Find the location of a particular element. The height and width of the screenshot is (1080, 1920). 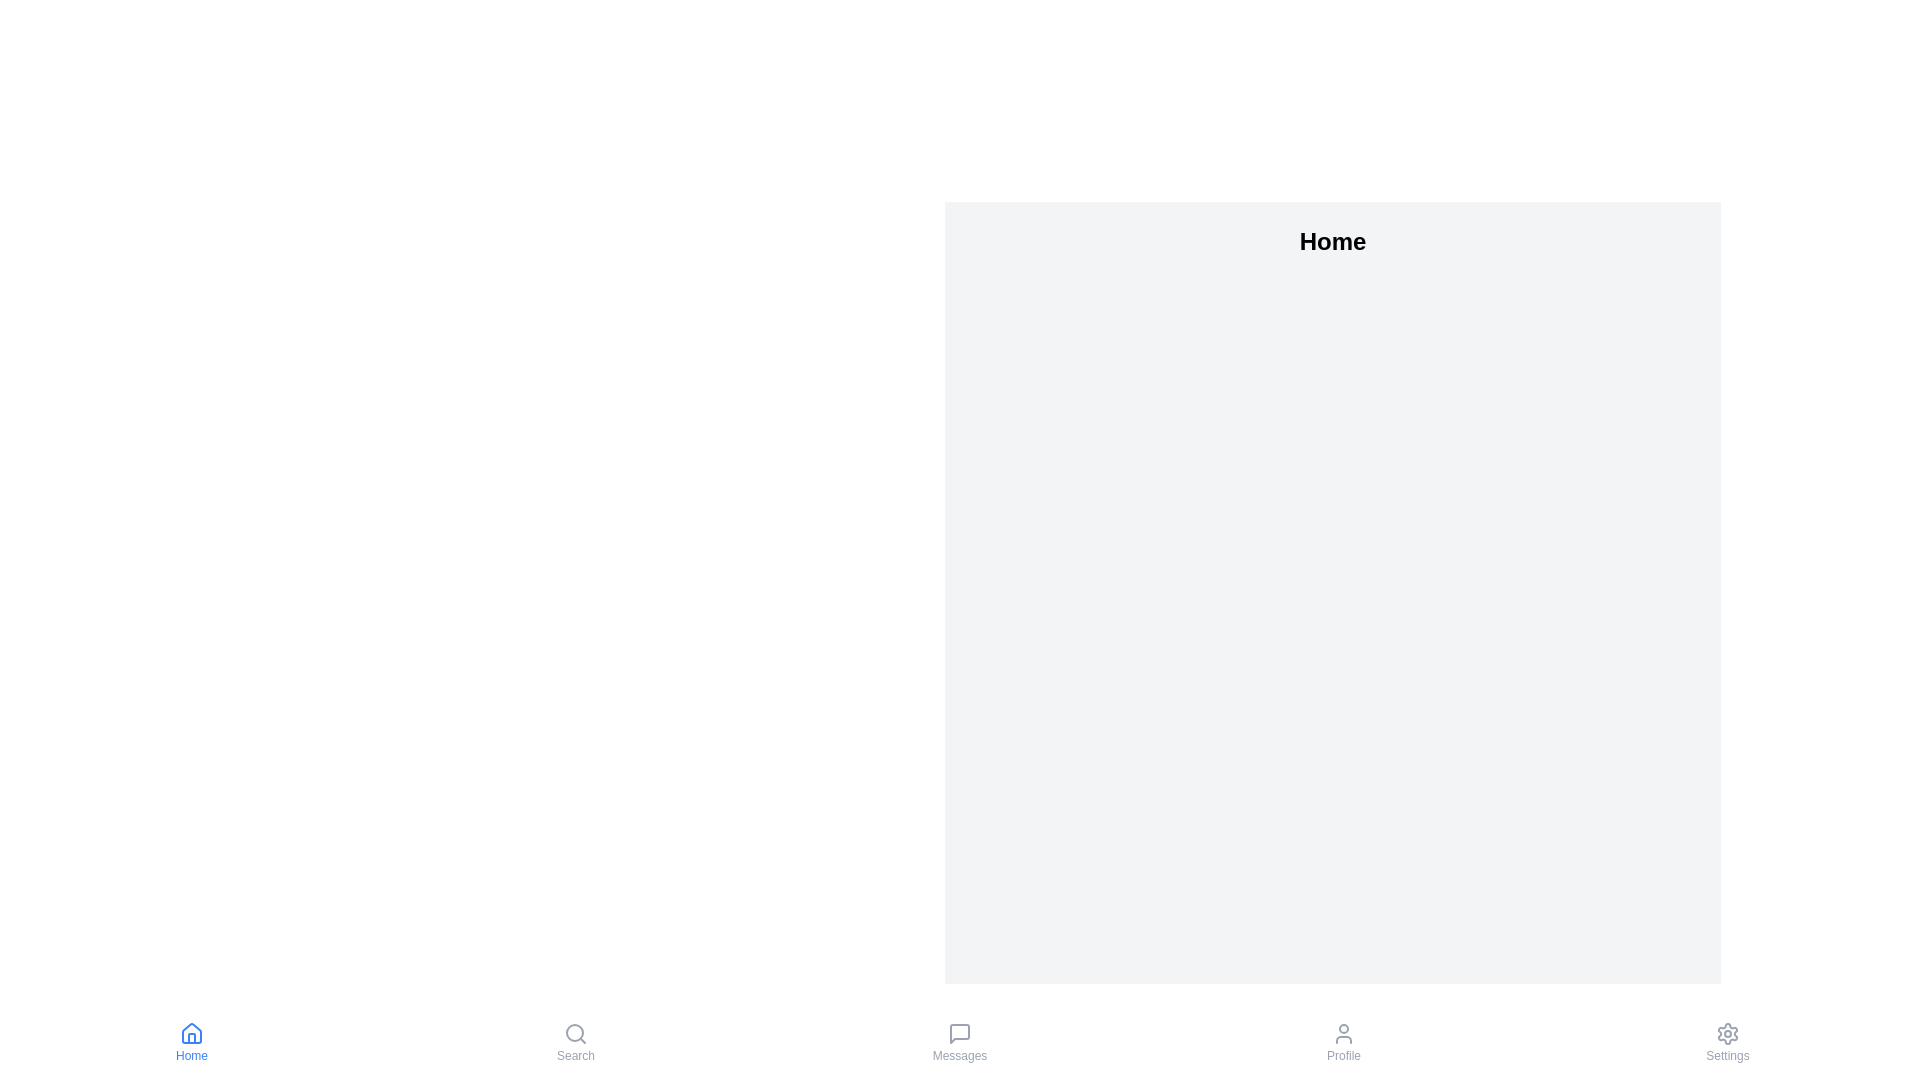

the messaging icon located in the bottom navigation bar, centrally aligned with the 'Messages' section is located at coordinates (960, 1033).